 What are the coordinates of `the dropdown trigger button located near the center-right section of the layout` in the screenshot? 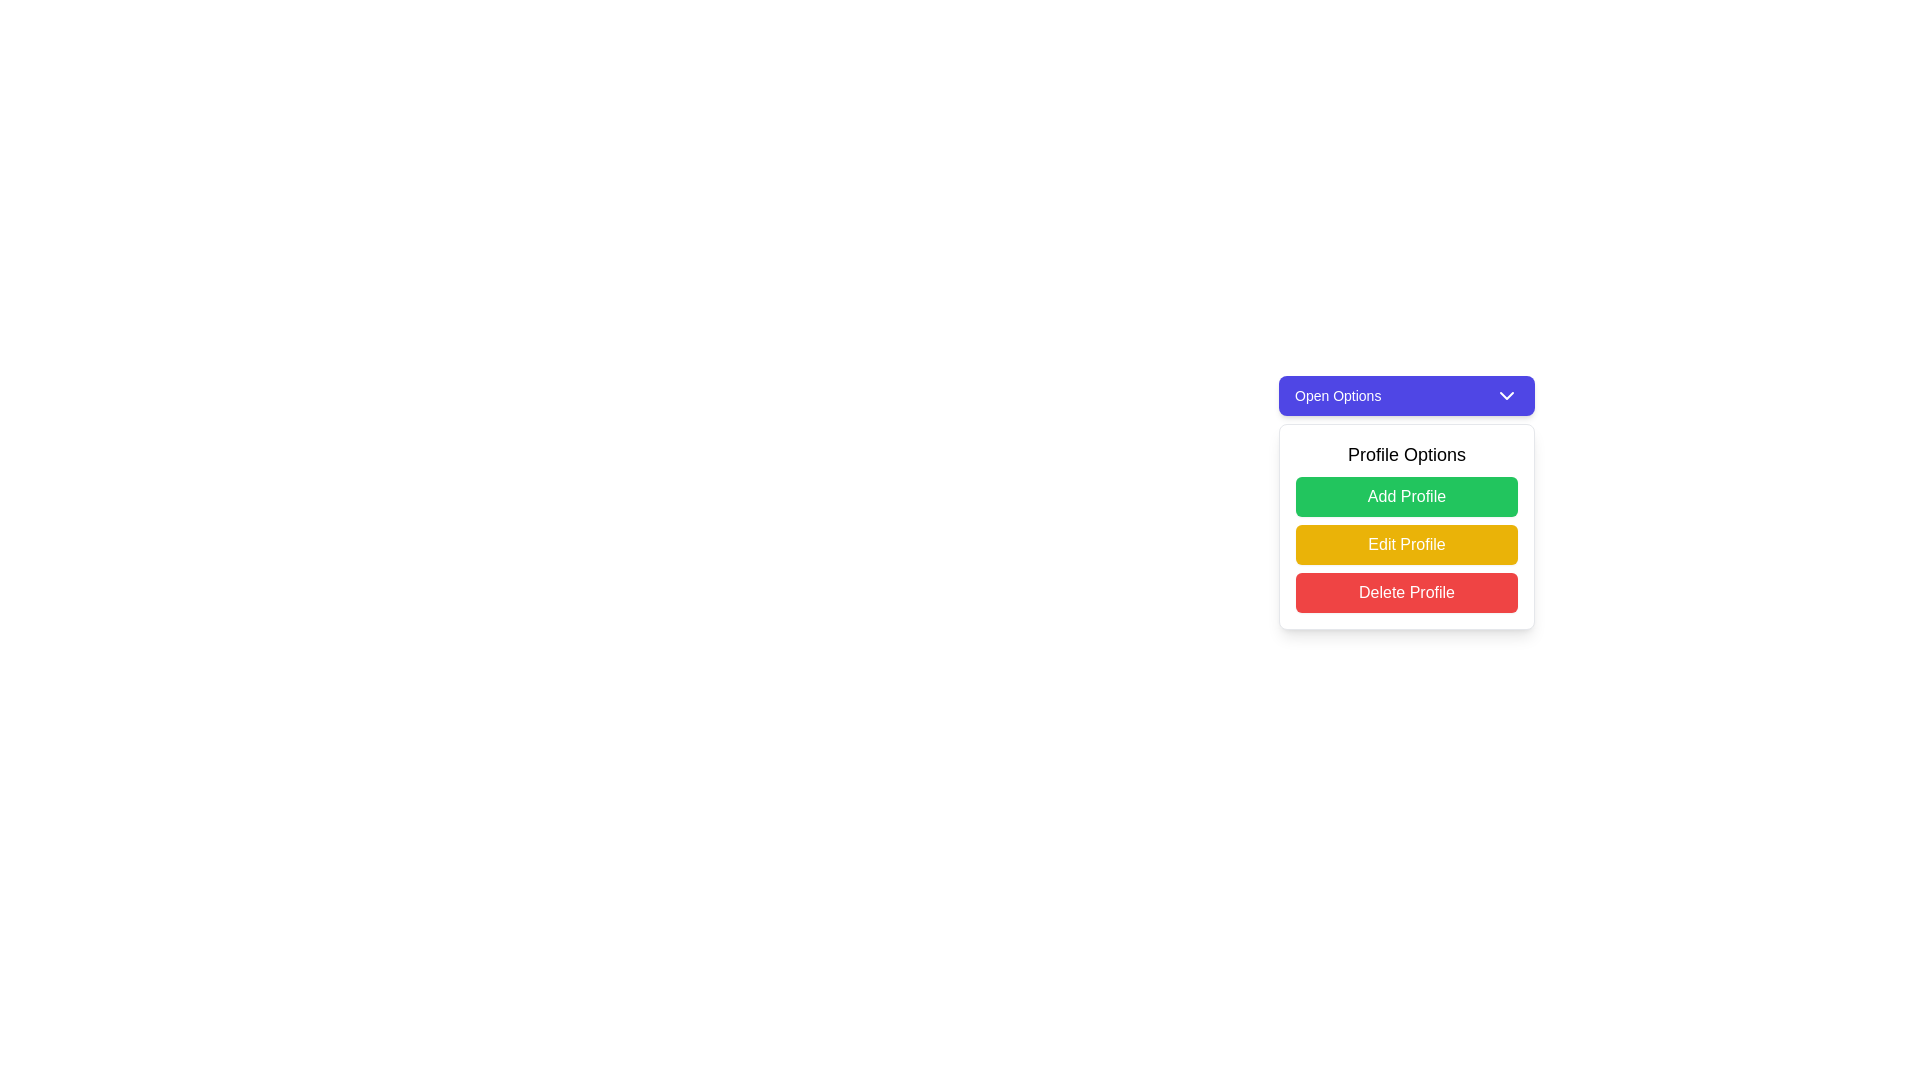 It's located at (1405, 396).